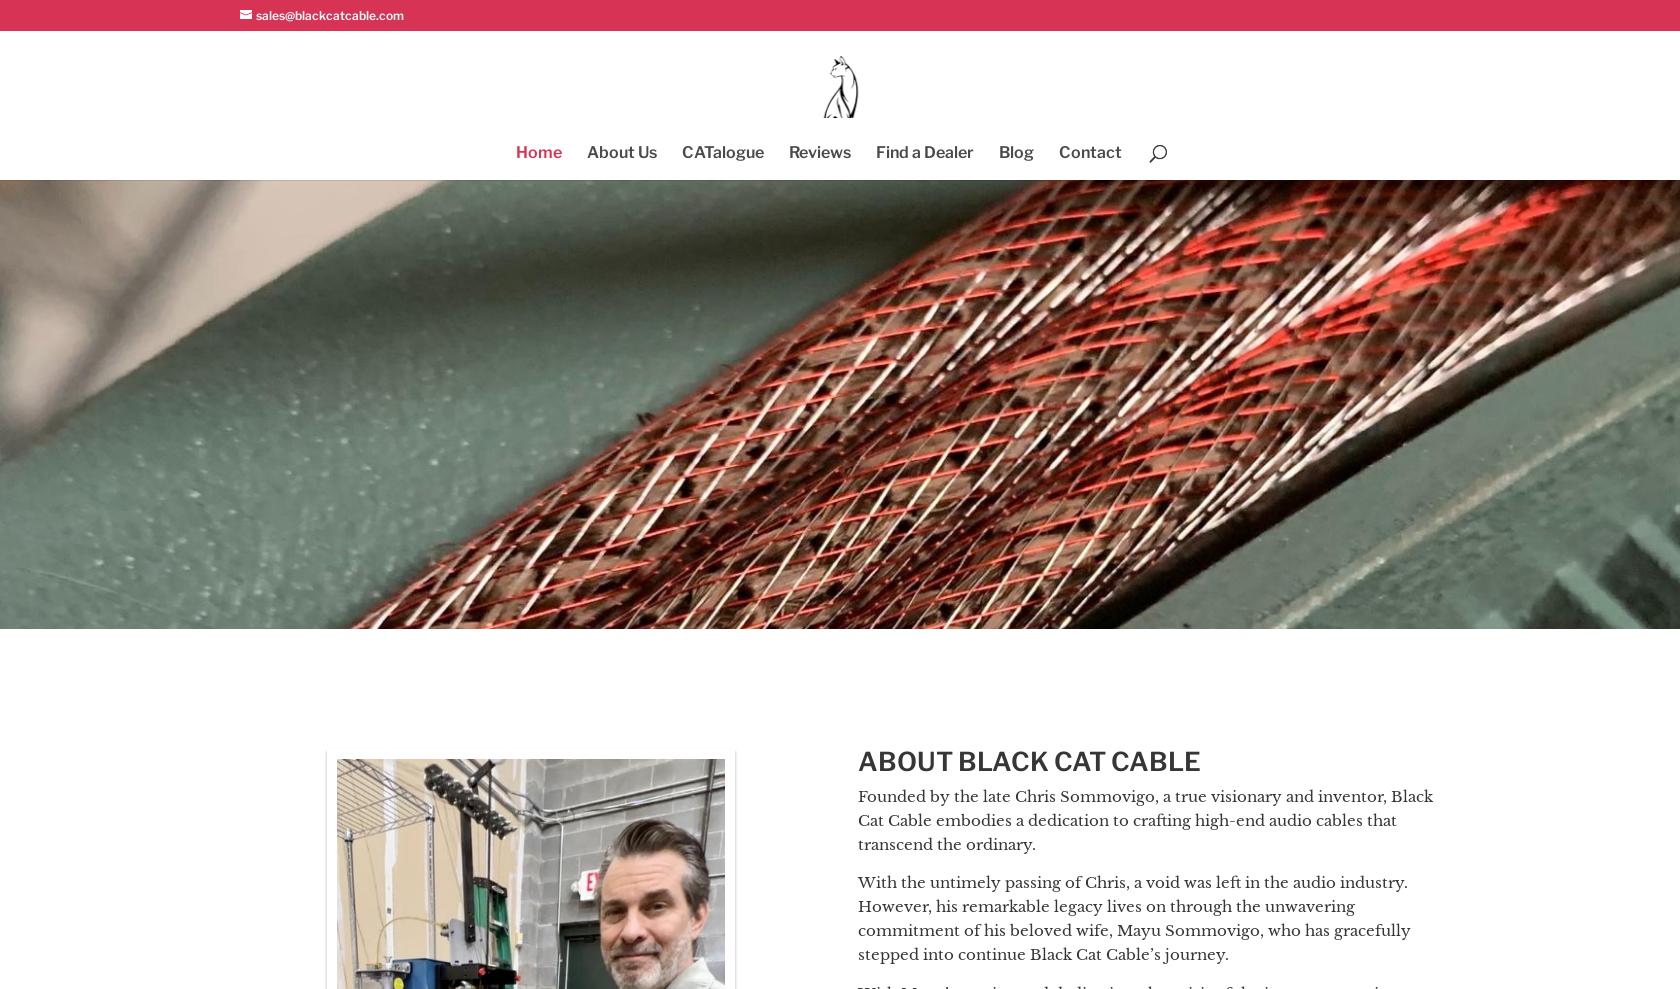 The image size is (1680, 989). Describe the element at coordinates (856, 916) in the screenshot. I see `'With the untimely passing of Chris, a void was left in the audio industry. However, his remarkable legacy lives on through the unwavering commitment of his beloved wife, Mayu Sommovigo, who has gracefully stepped into continue Black Cat Cable’s journey.'` at that location.